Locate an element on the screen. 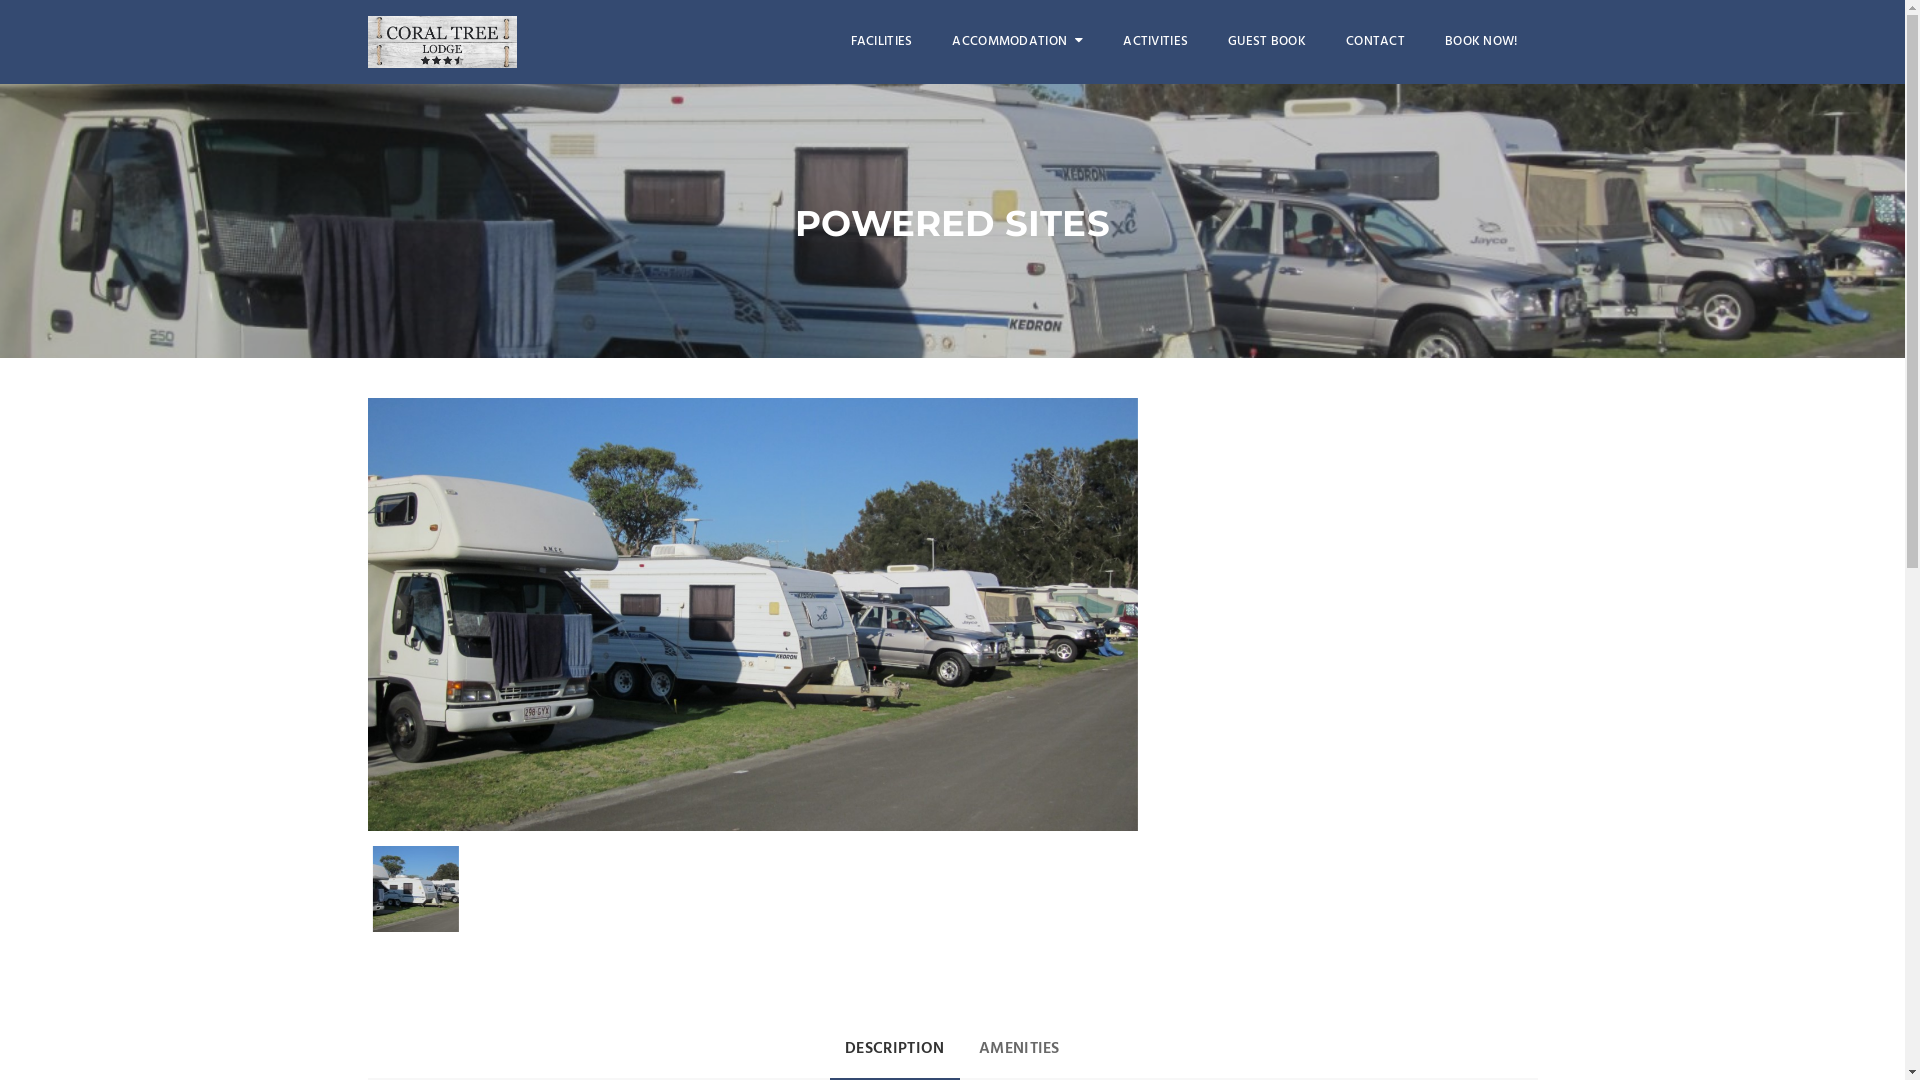 This screenshot has width=1920, height=1080. 'ACTIVITIES' is located at coordinates (1155, 42).